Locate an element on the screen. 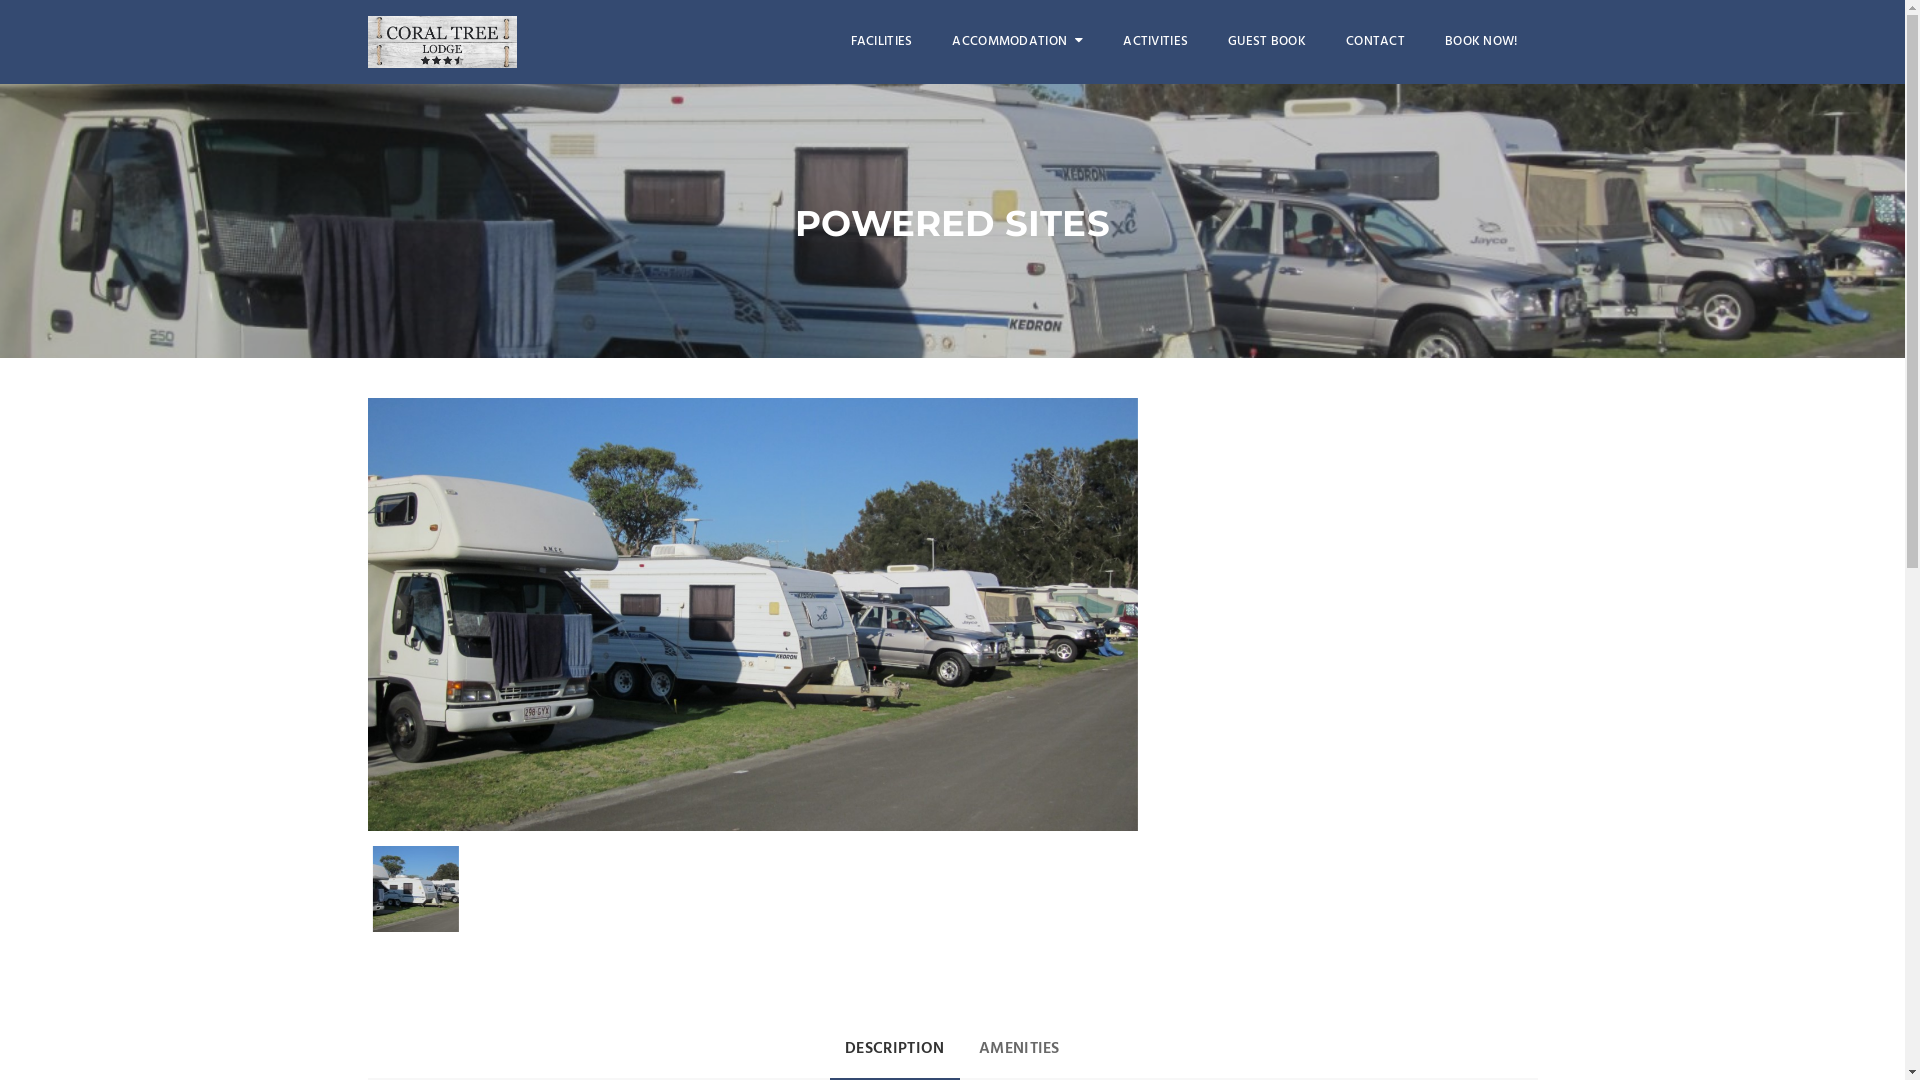 This screenshot has width=1920, height=1080. 'ACTIVITIES' is located at coordinates (1155, 42).